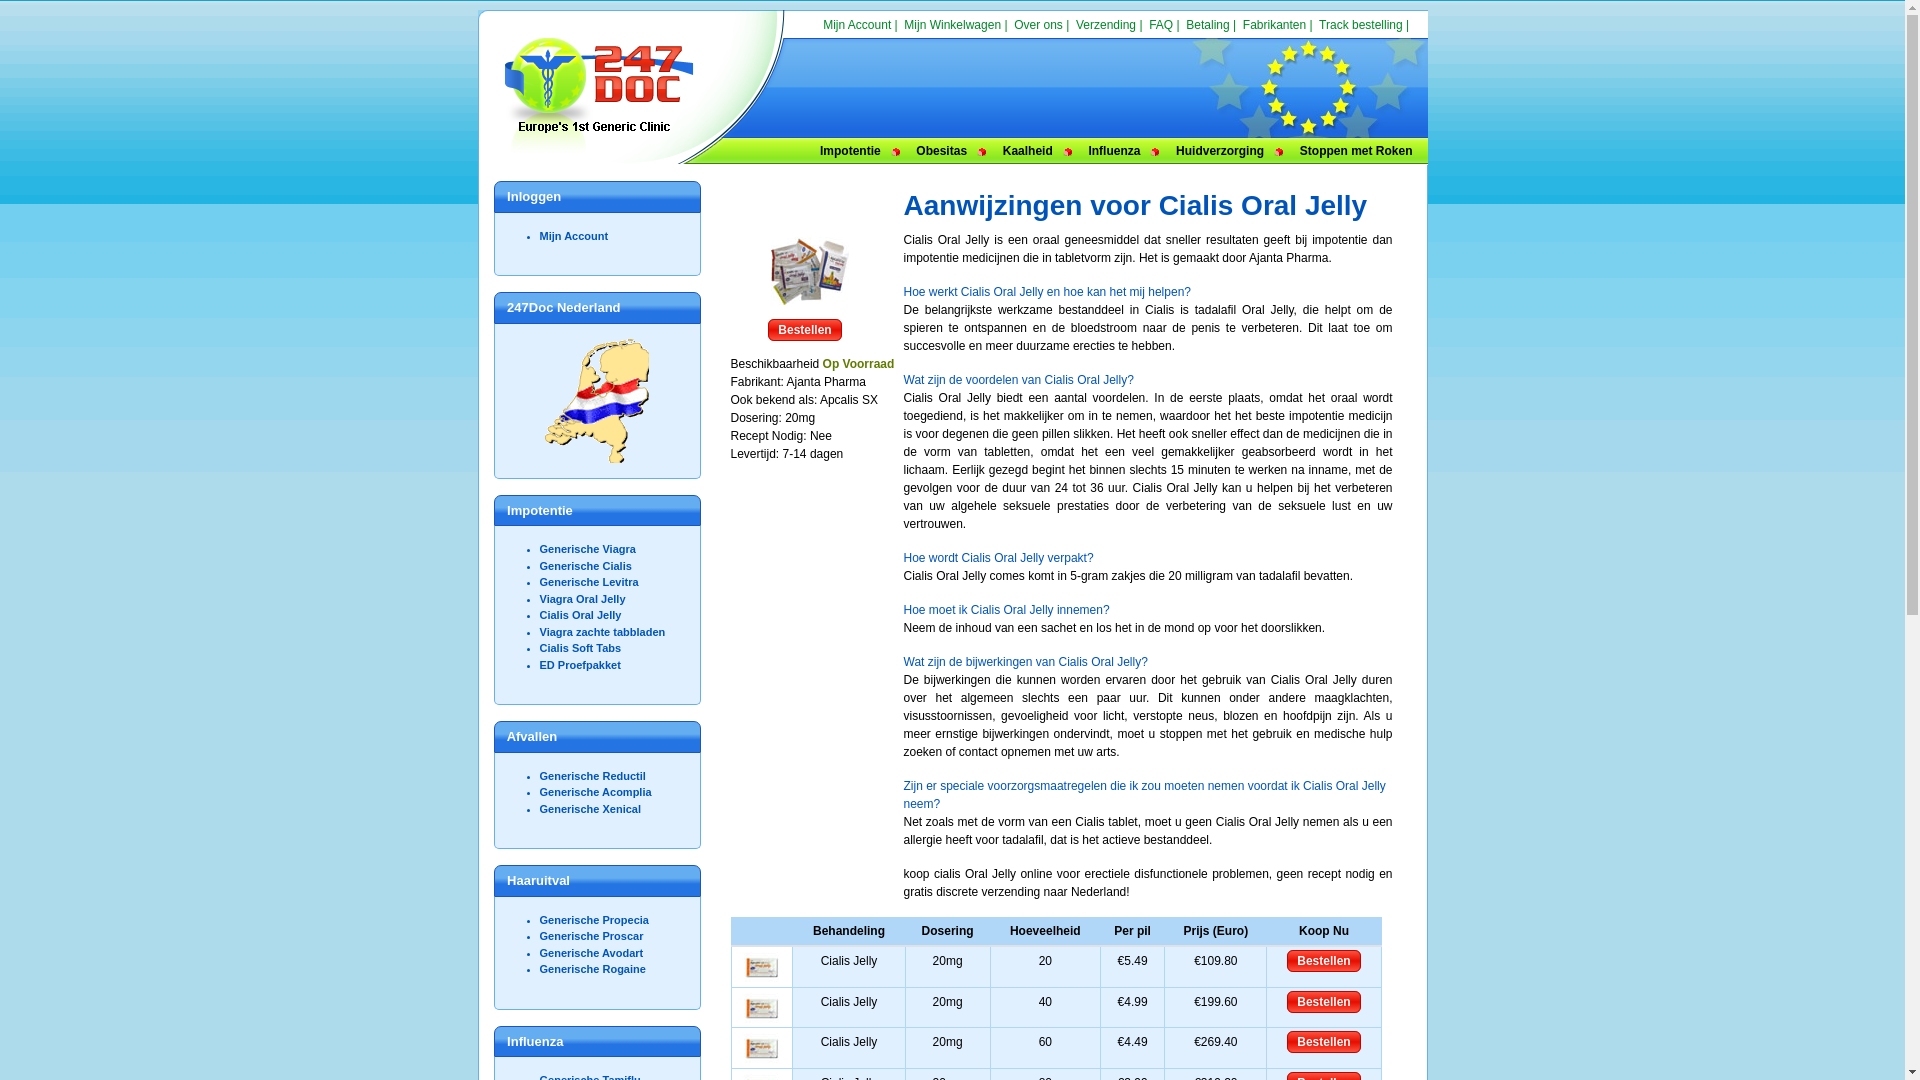  Describe the element at coordinates (1273, 24) in the screenshot. I see `'Fabrikanten'` at that location.